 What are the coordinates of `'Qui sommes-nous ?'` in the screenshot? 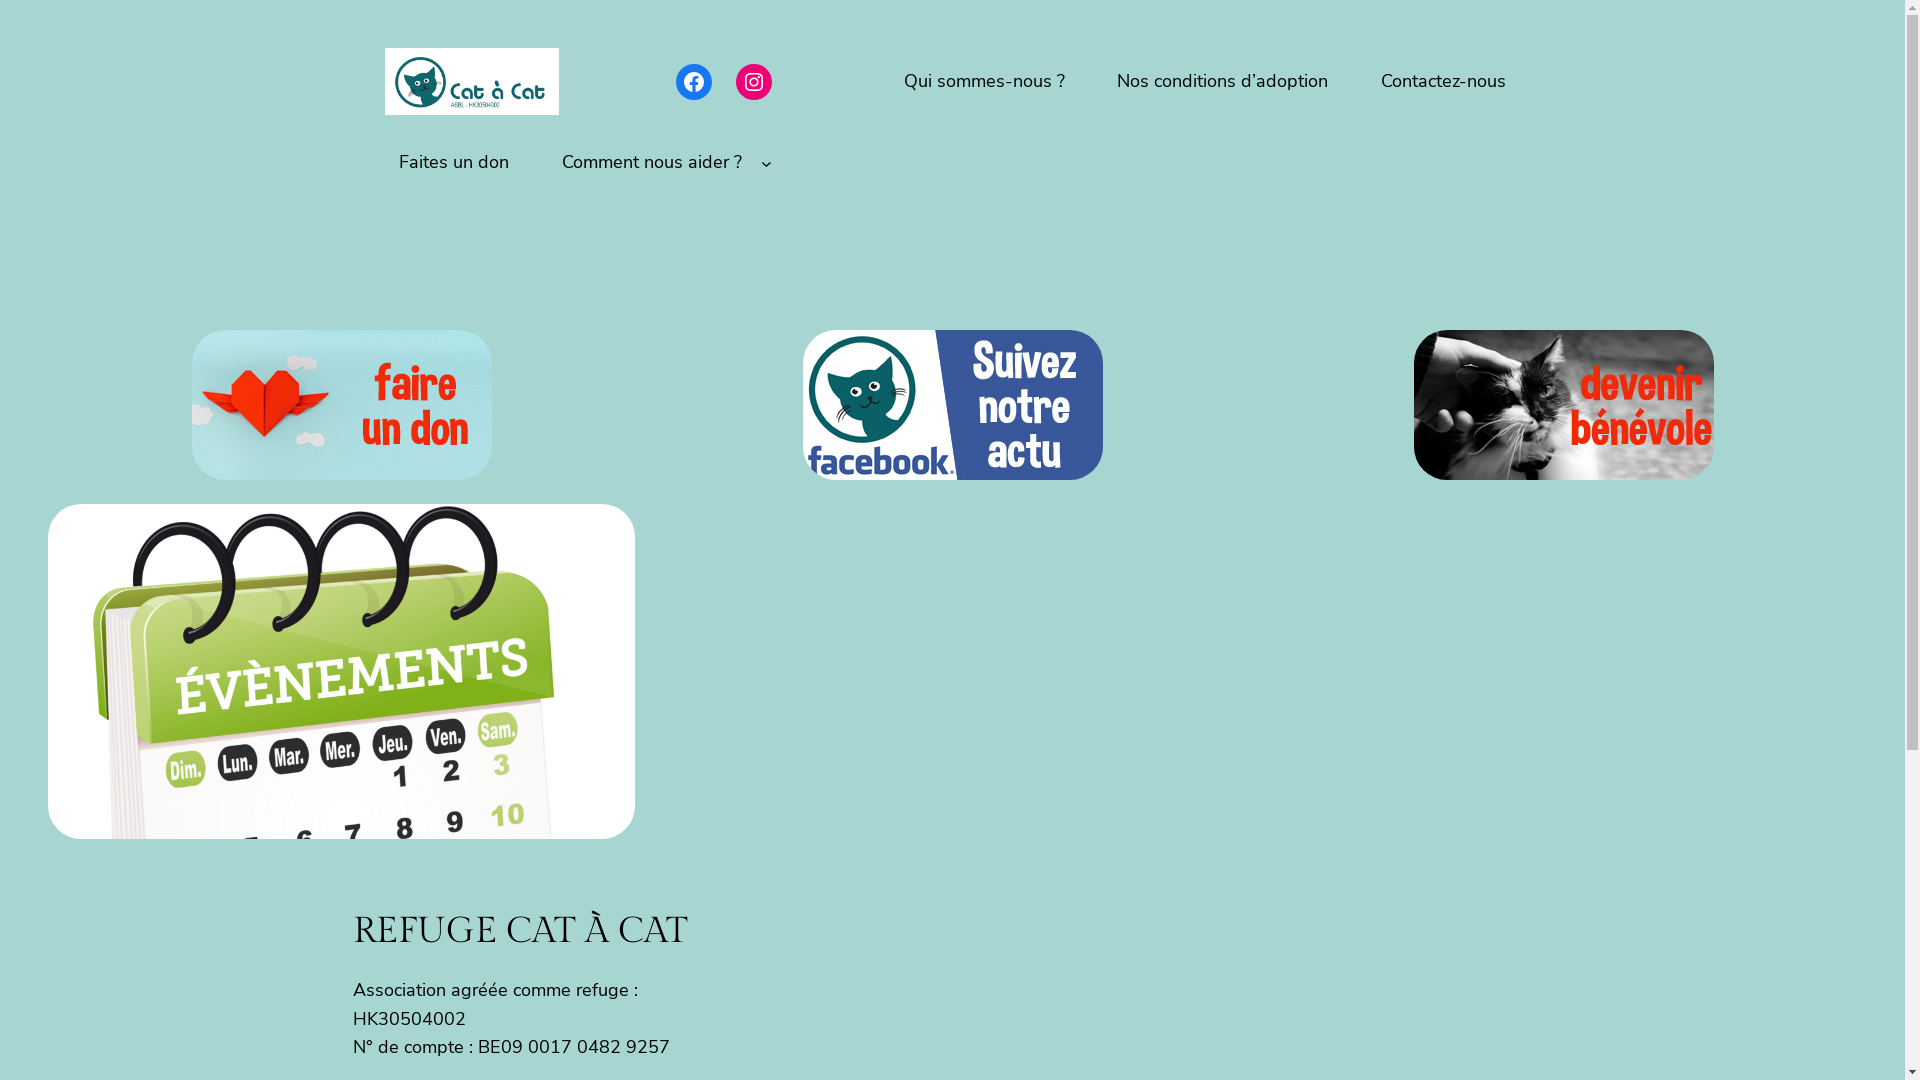 It's located at (887, 80).